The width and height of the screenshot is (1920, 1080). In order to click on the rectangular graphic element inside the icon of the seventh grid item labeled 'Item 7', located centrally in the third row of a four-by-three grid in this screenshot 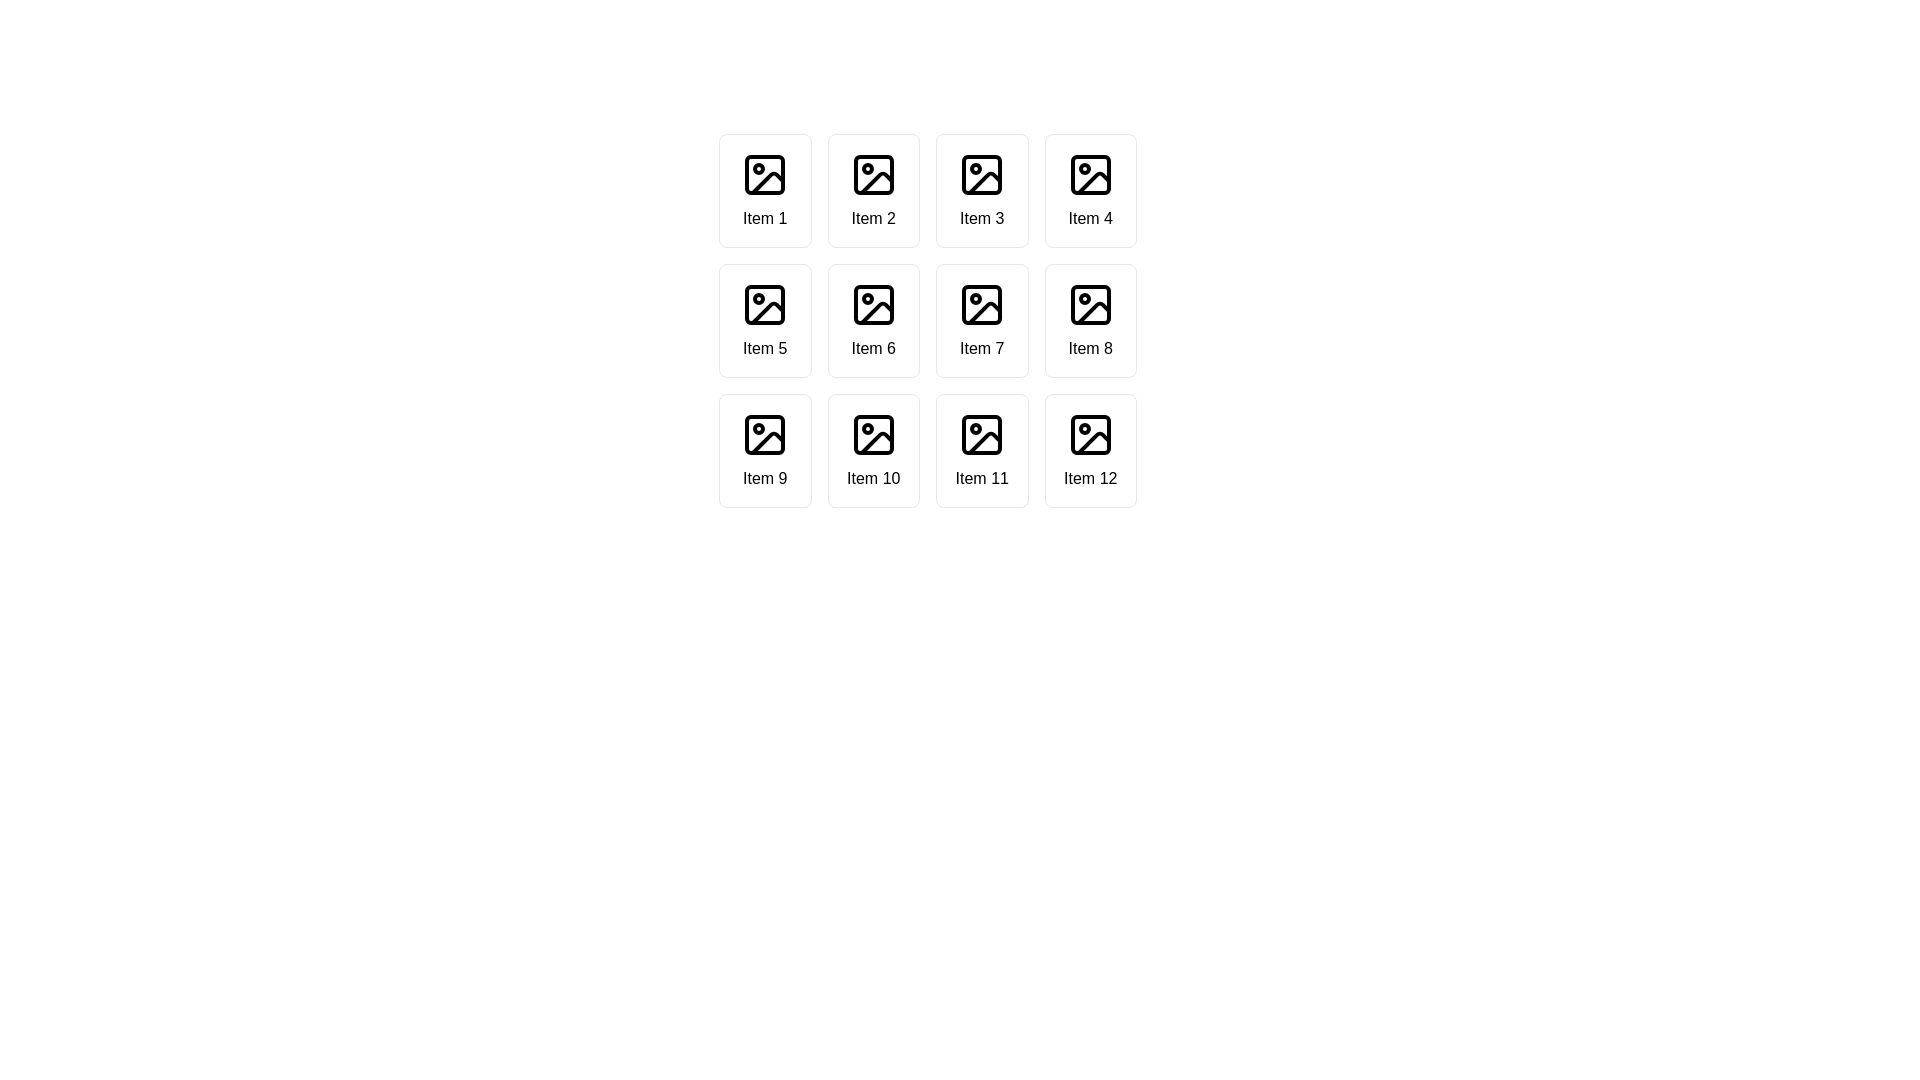, I will do `click(982, 304)`.